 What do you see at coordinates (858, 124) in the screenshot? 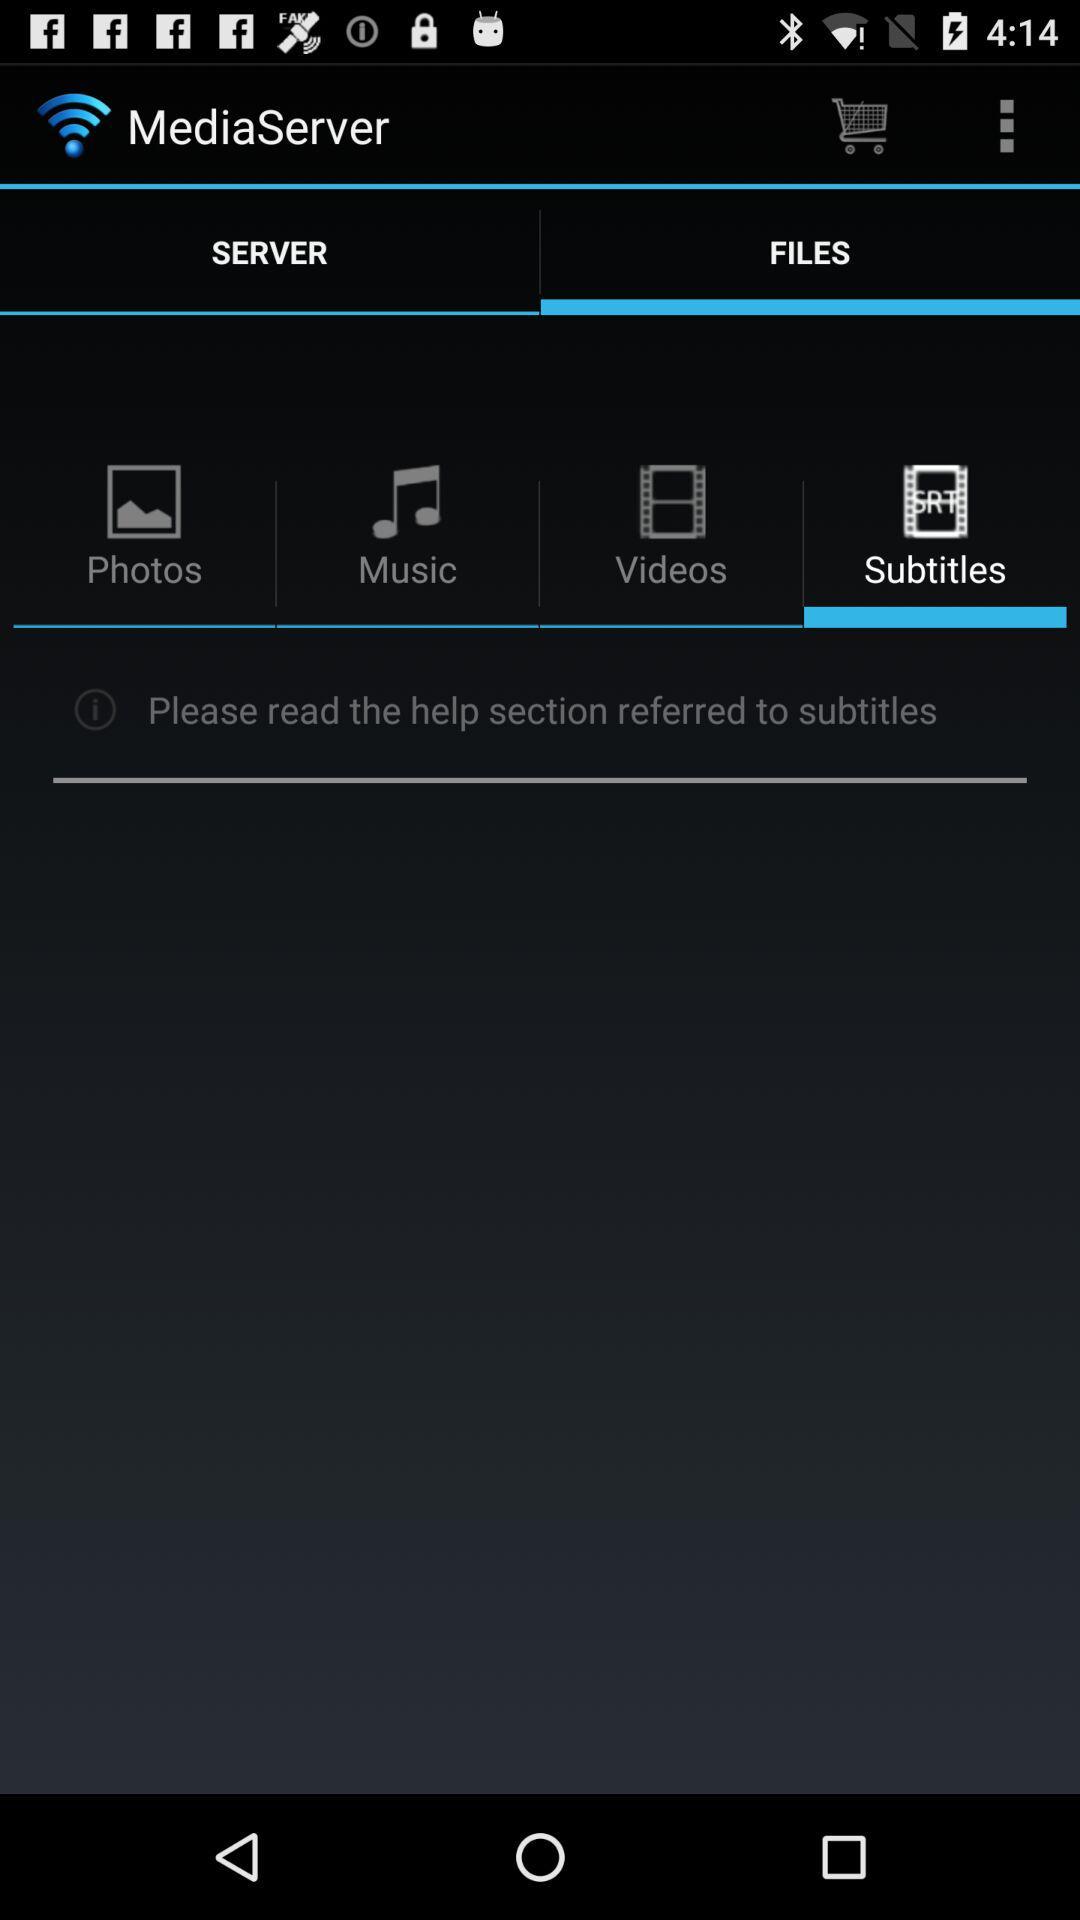
I see `the cart symbol which is before the menu icon` at bounding box center [858, 124].